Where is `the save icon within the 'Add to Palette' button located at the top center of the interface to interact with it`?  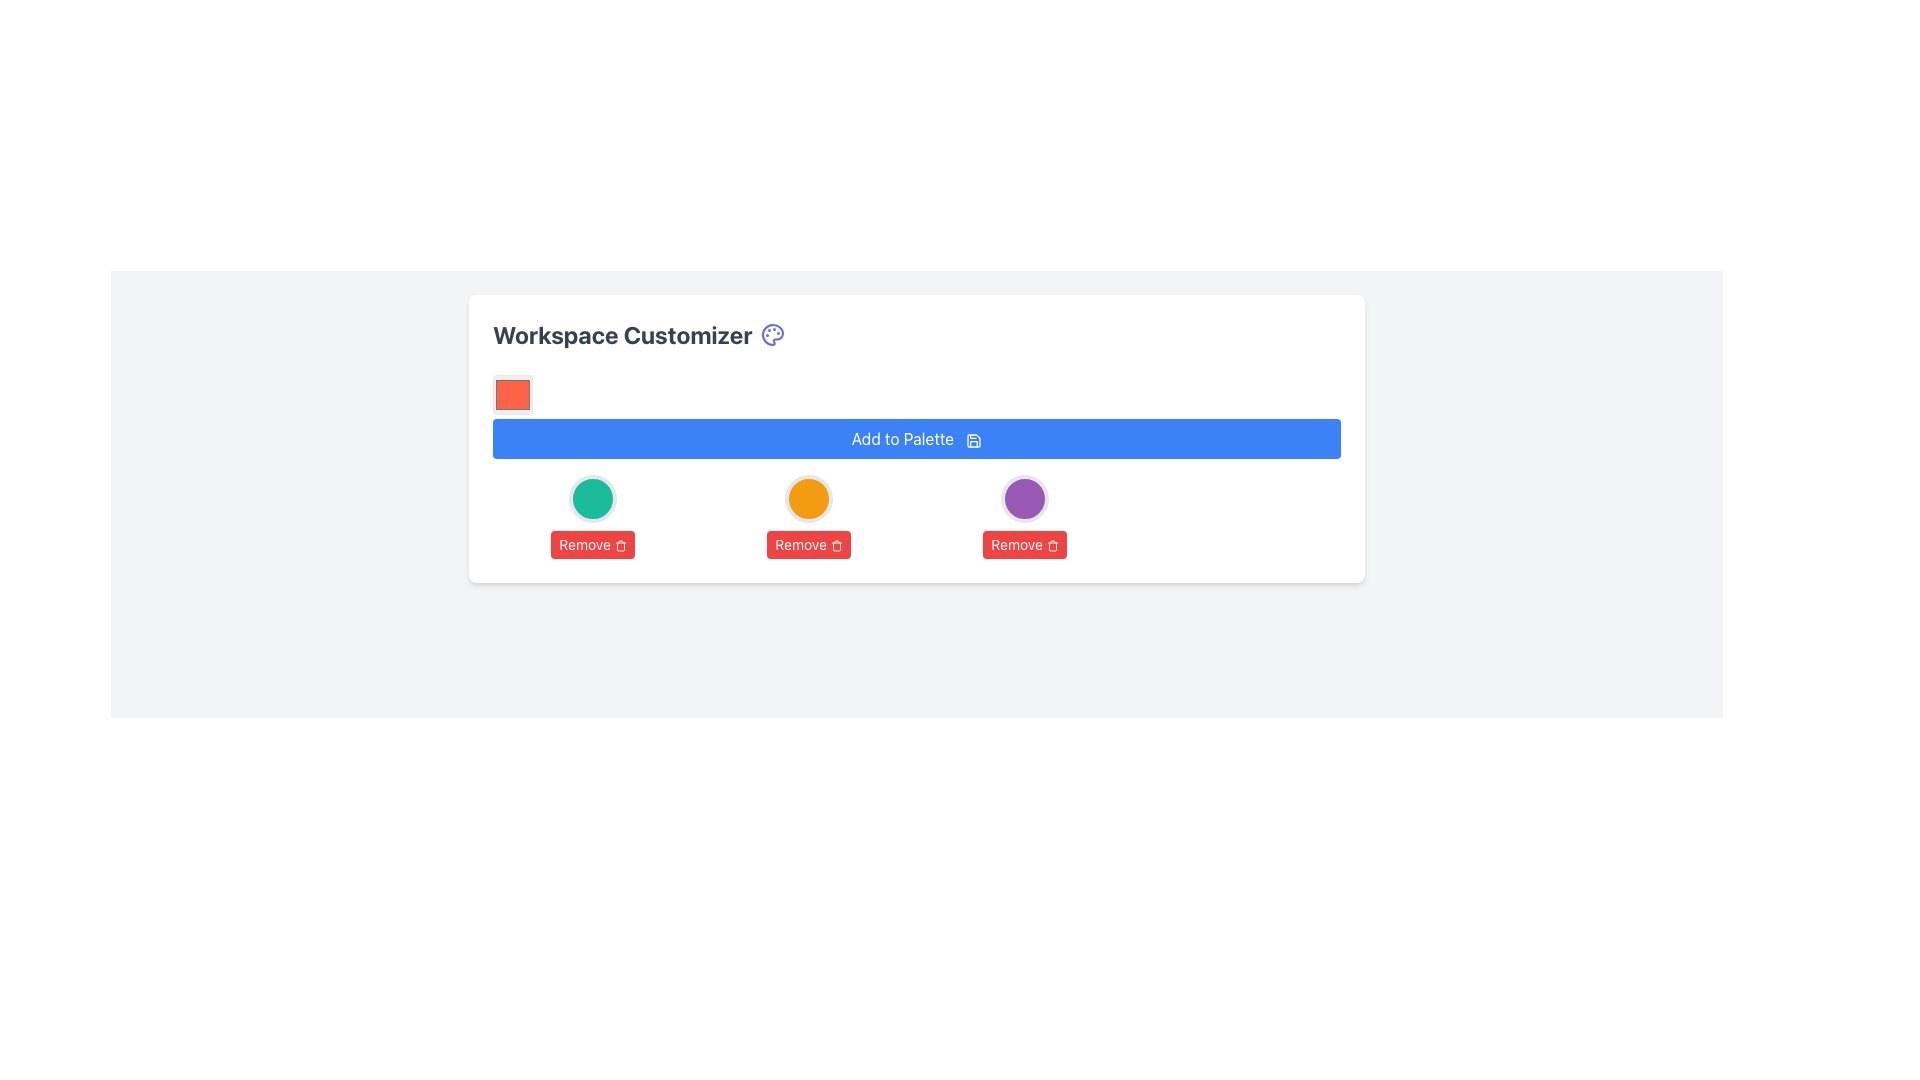 the save icon within the 'Add to Palette' button located at the top center of the interface to interact with it is located at coordinates (974, 439).